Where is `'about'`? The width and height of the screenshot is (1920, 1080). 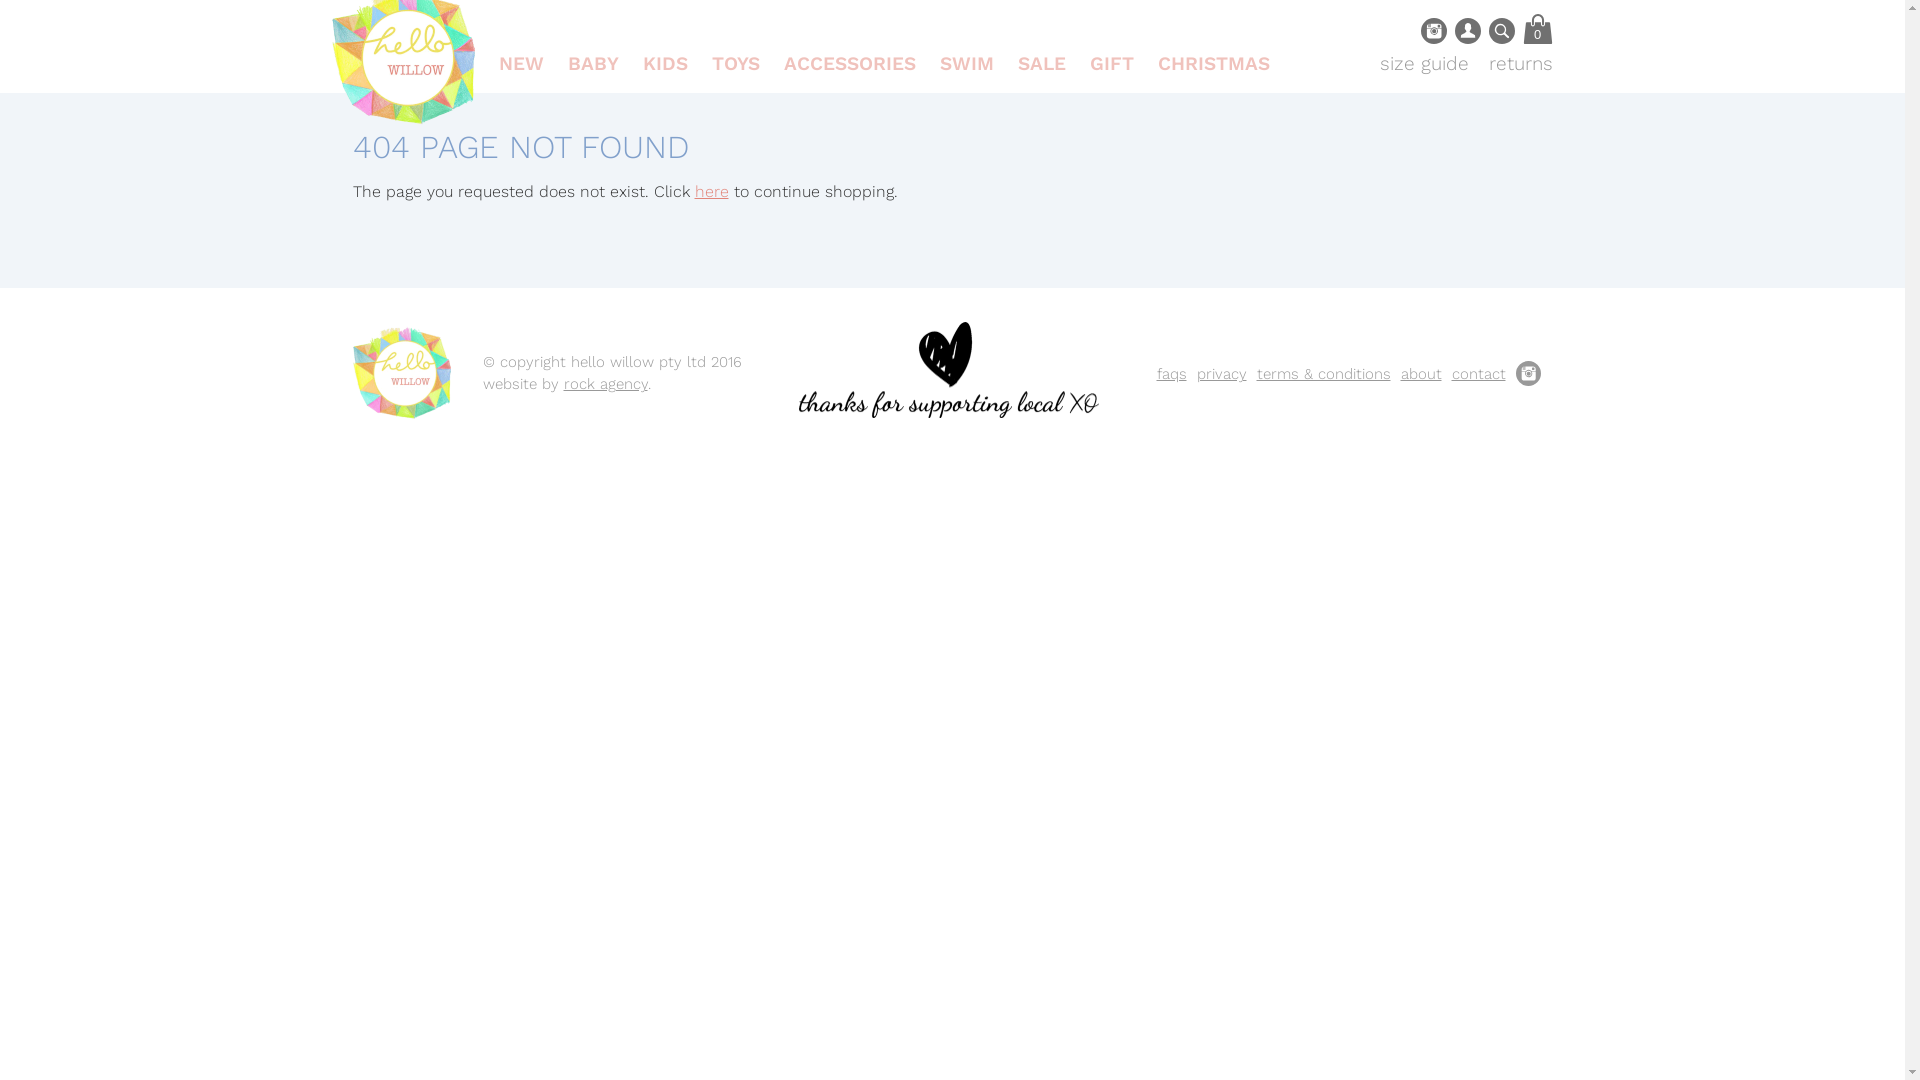
'about' is located at coordinates (1419, 374).